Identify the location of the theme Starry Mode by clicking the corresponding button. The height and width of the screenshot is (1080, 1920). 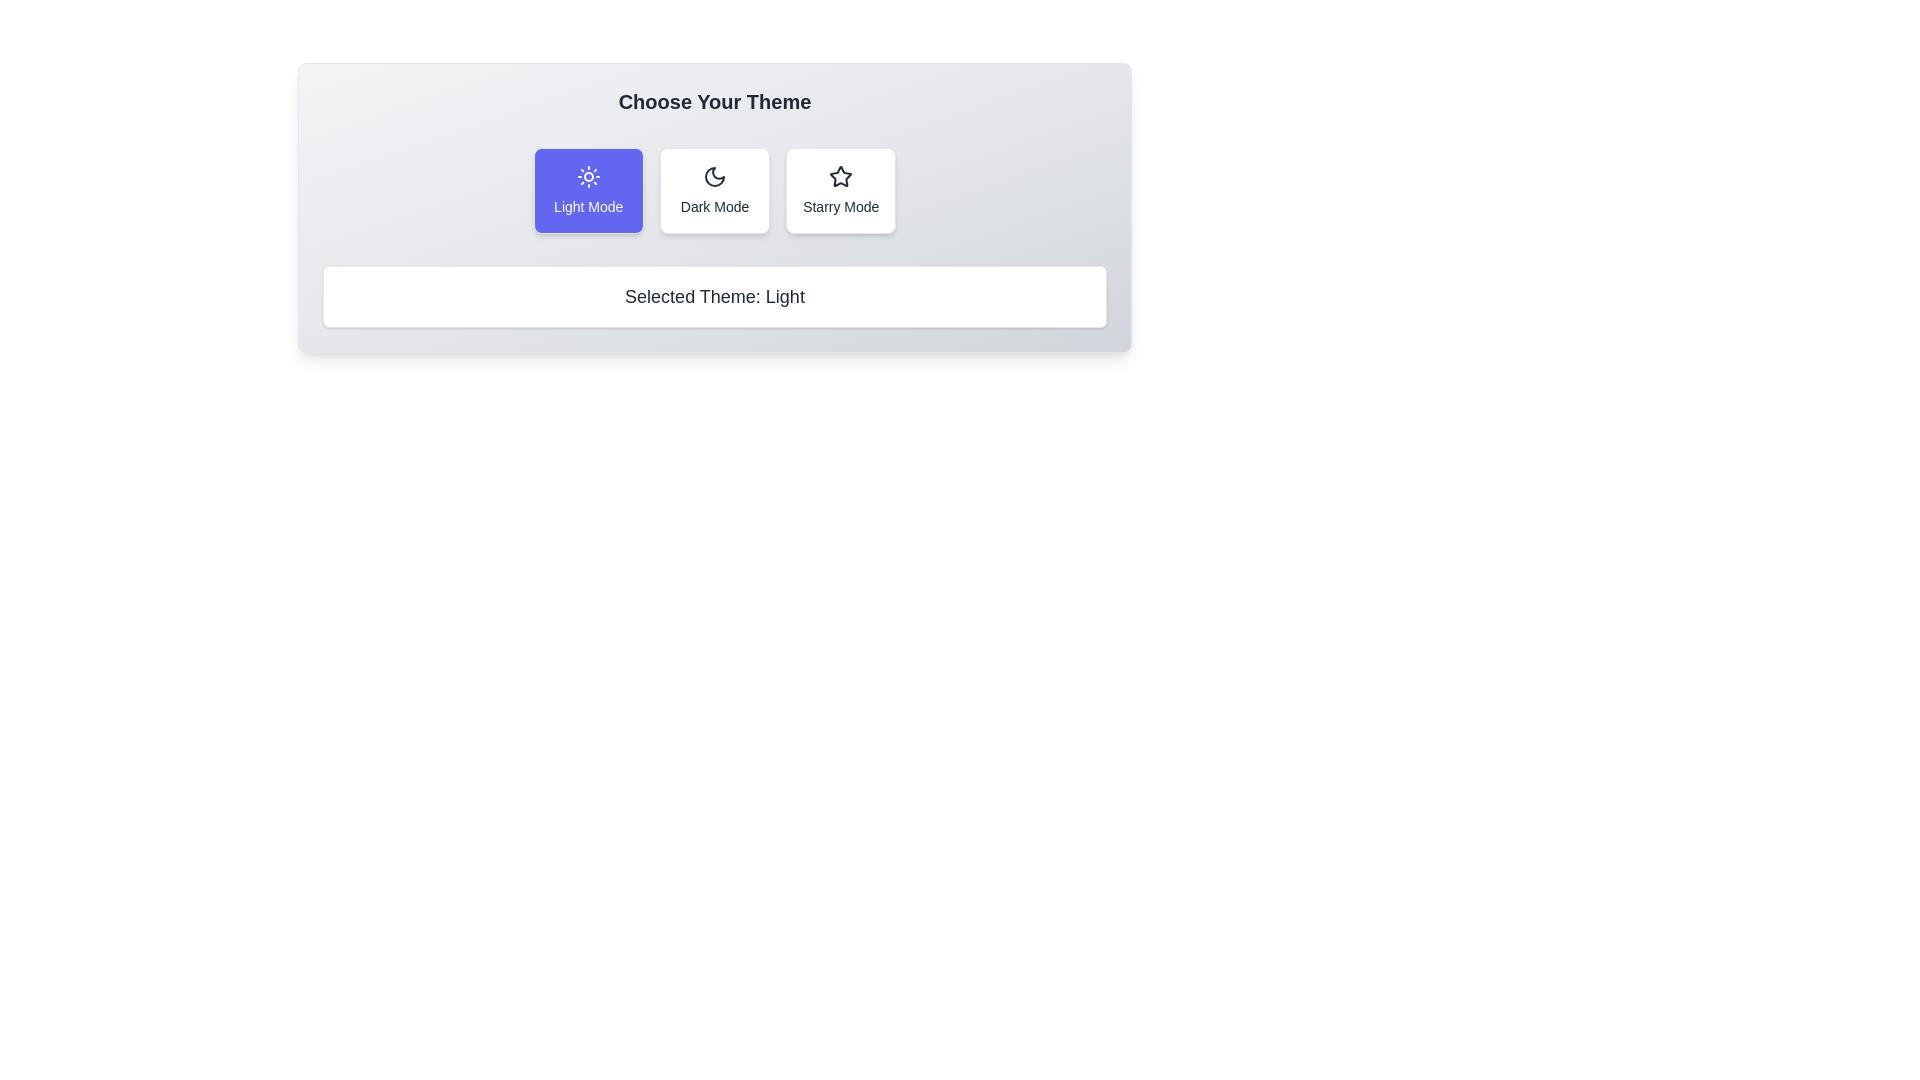
(841, 191).